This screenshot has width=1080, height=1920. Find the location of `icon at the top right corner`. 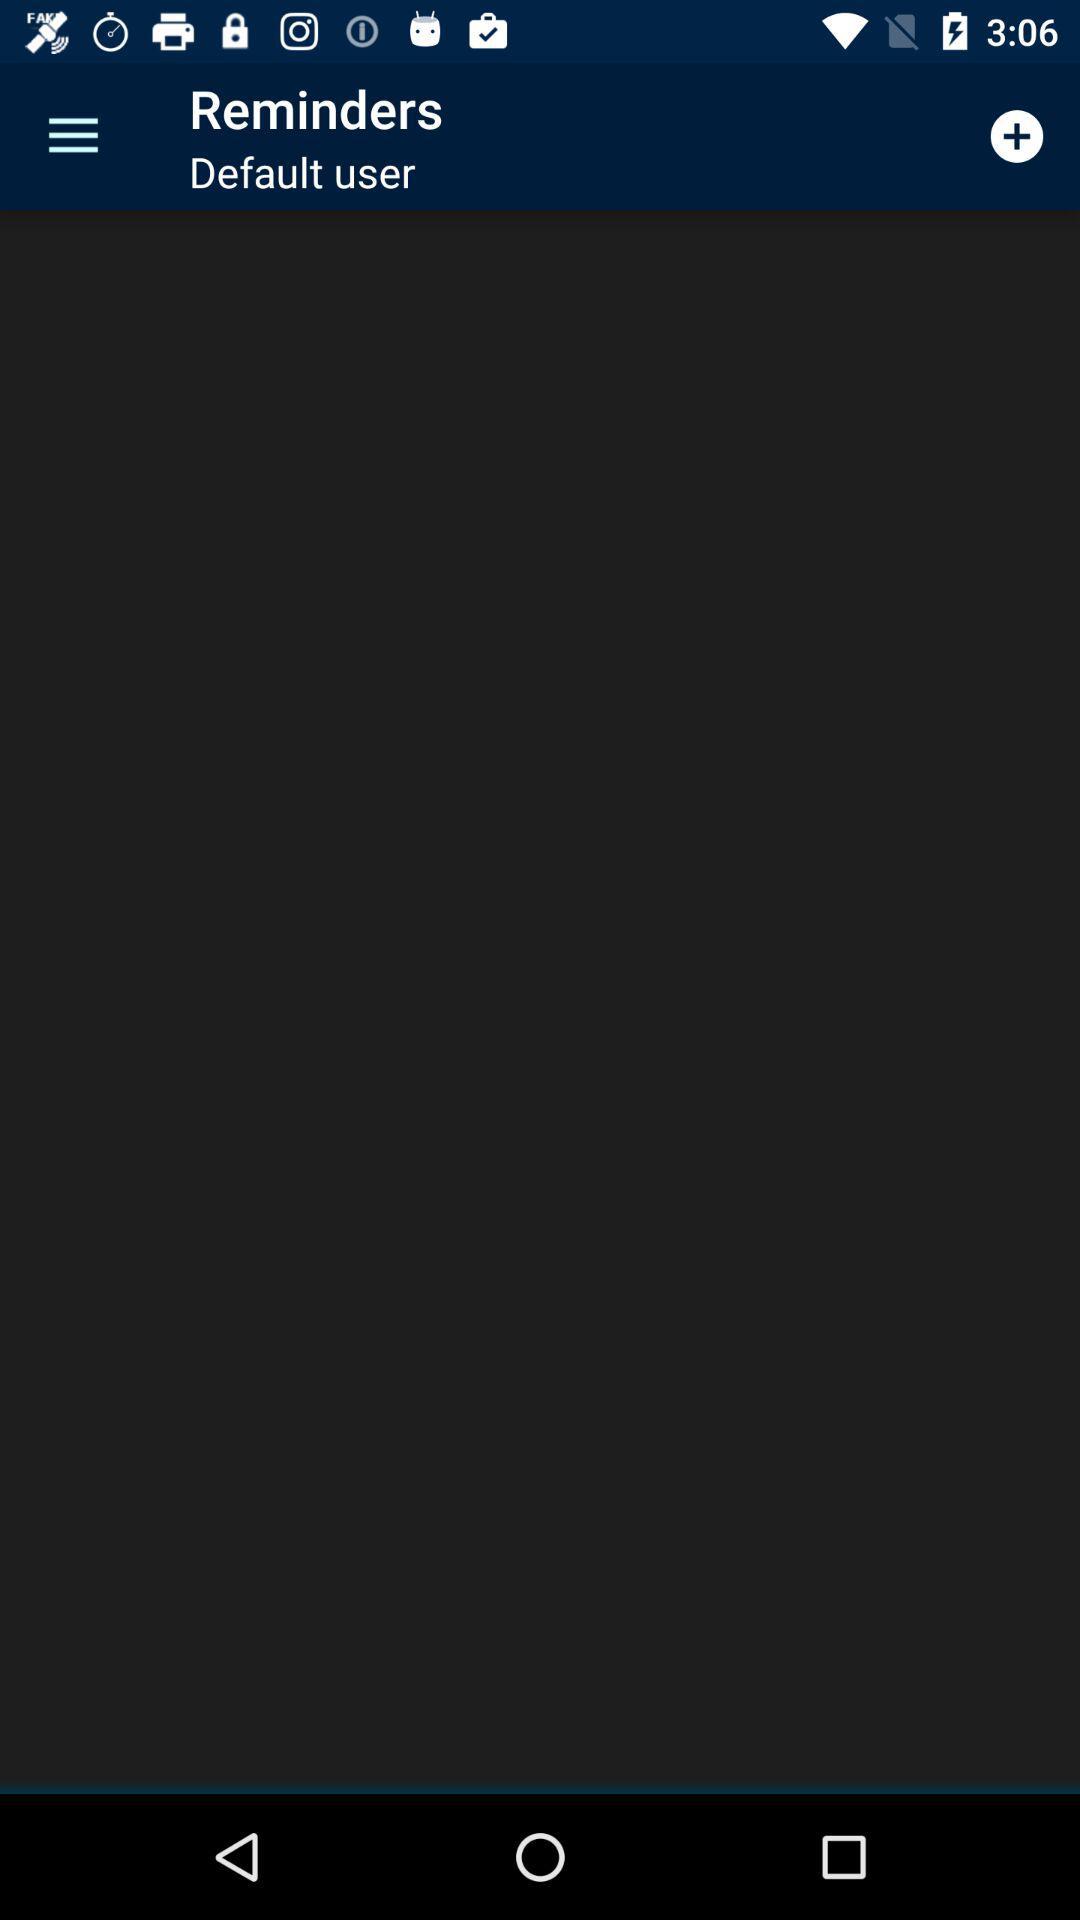

icon at the top right corner is located at coordinates (1017, 135).